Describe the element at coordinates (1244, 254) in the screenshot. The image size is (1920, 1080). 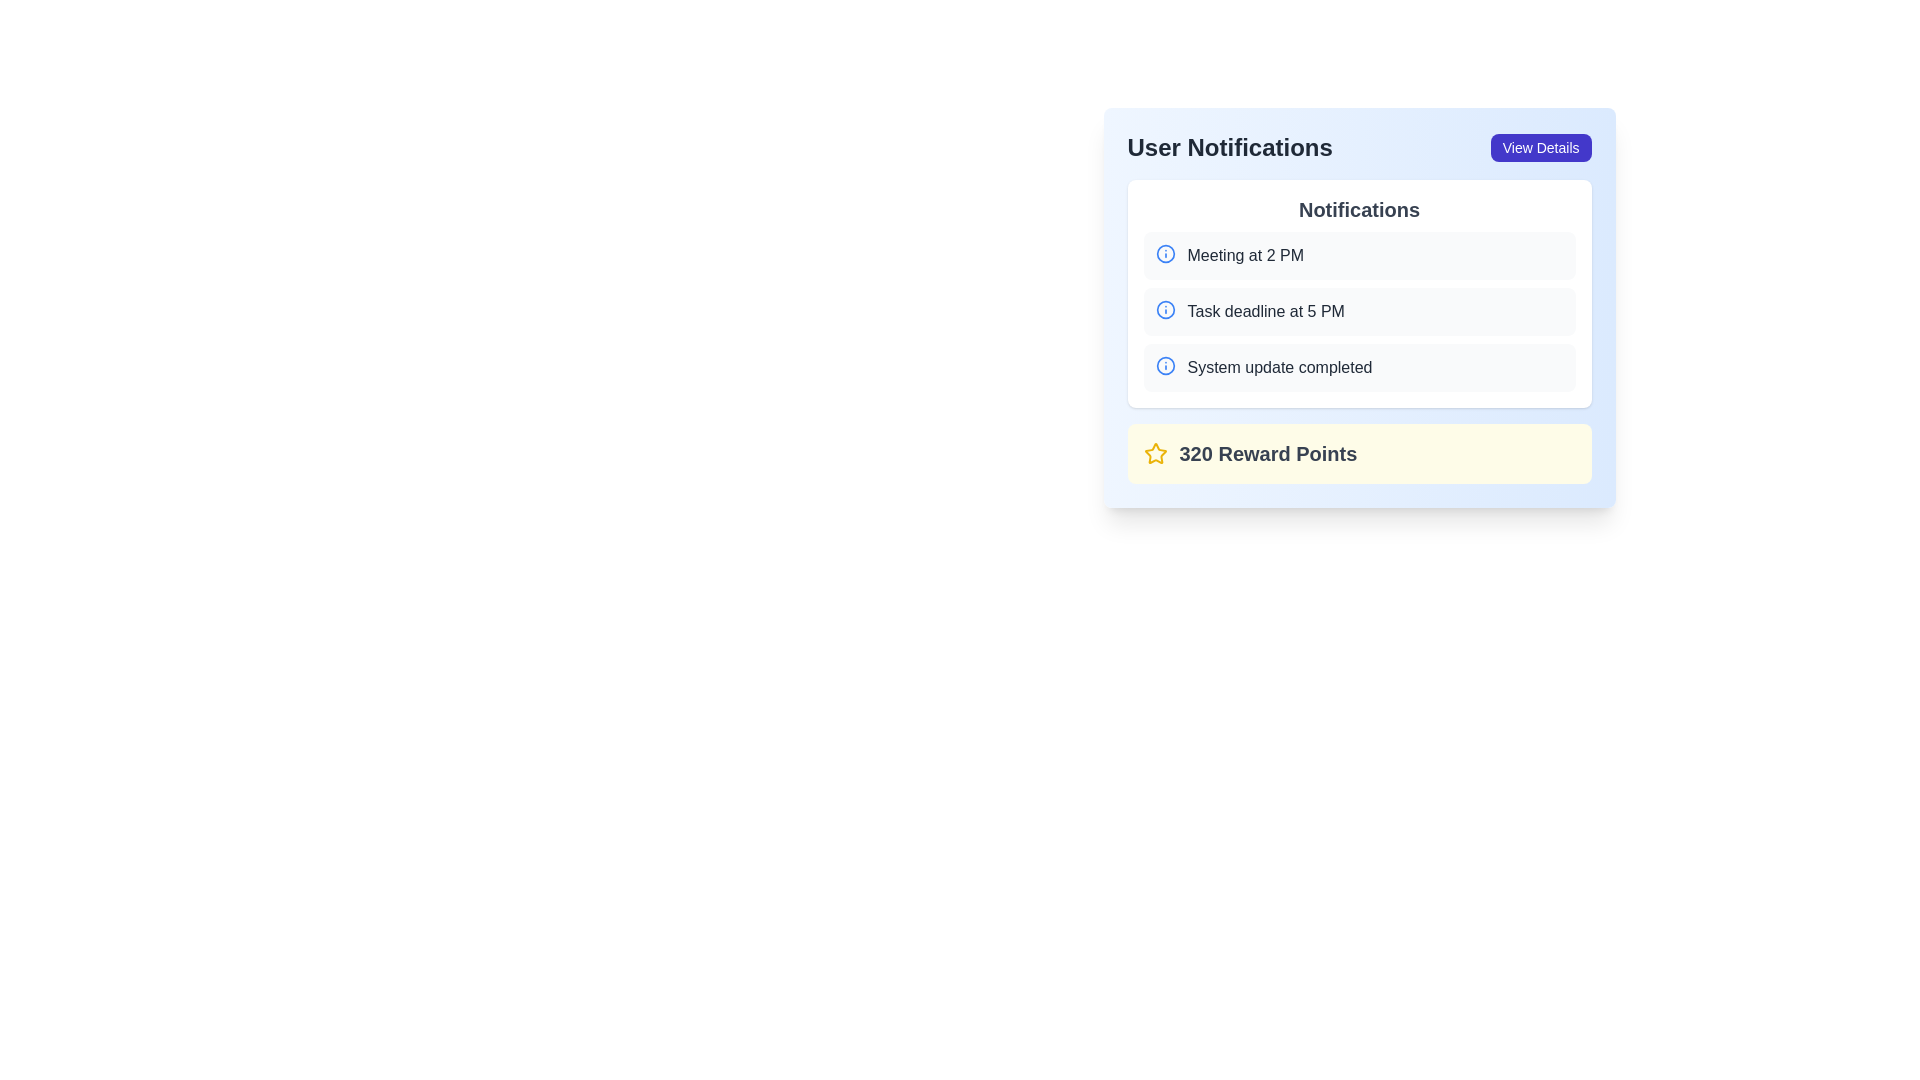
I see `the Text Label that indicates a scheduled meeting at 2 PM, located in the top section of the 'User Notifications' card, adjacent to an information icon` at that location.